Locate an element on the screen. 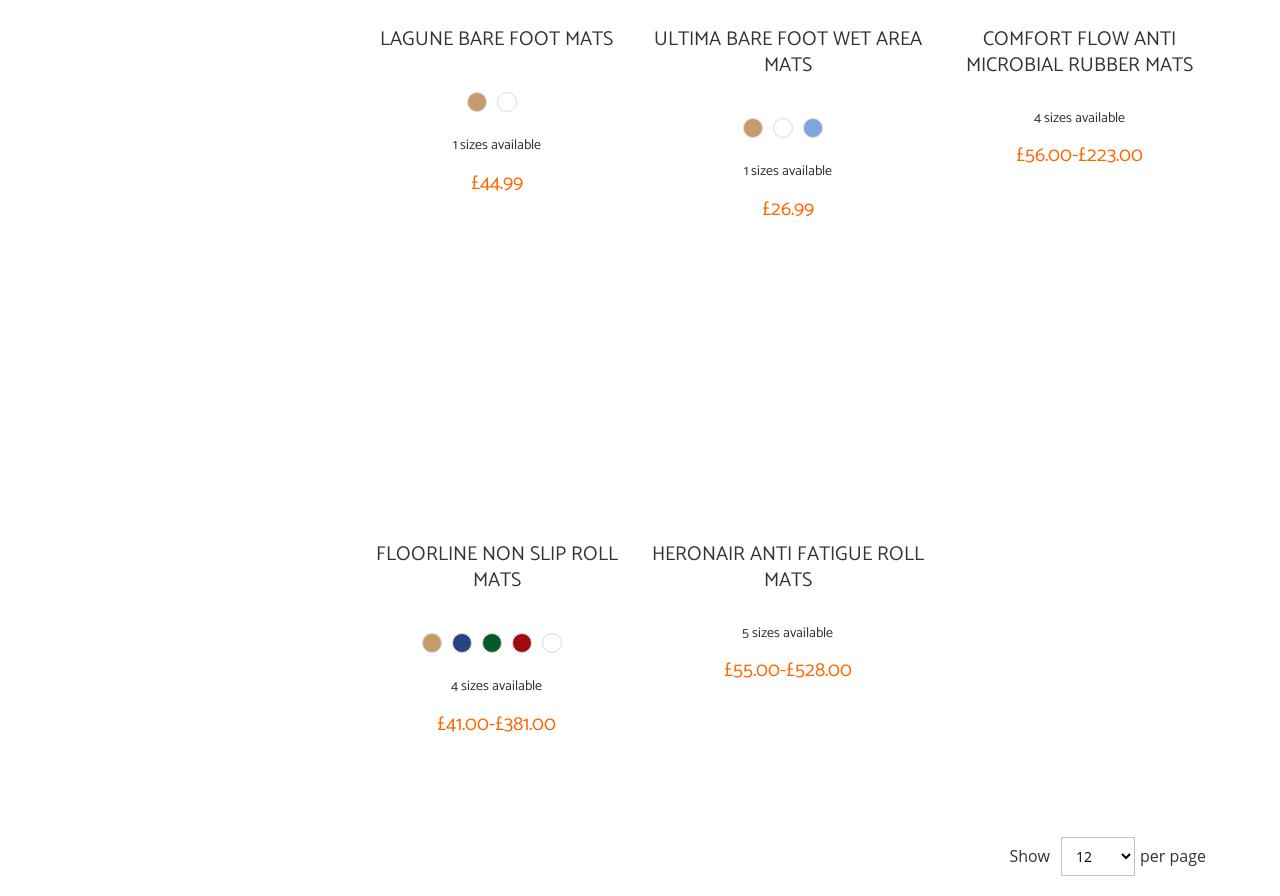 This screenshot has height=896, width=1280. 'Lagune Bare Foot Mats' is located at coordinates (496, 38).